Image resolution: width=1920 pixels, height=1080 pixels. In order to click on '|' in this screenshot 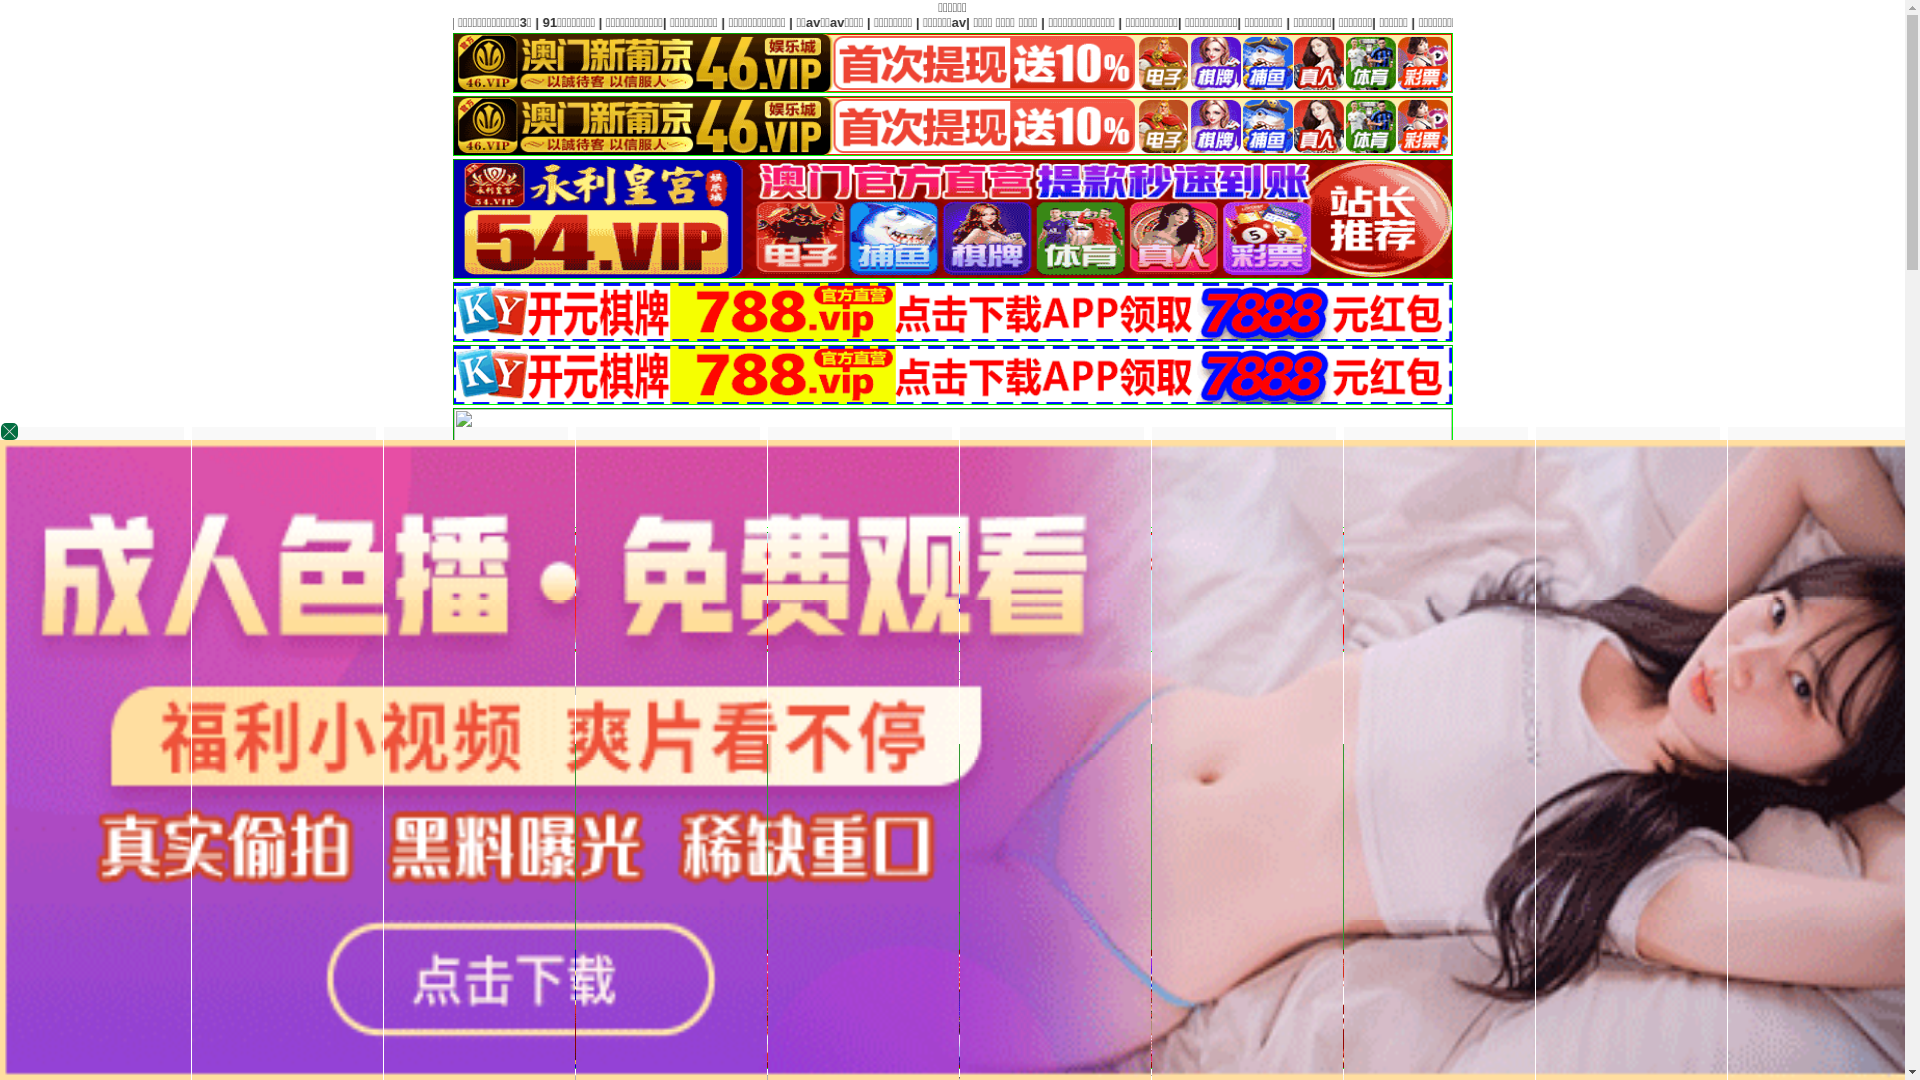, I will do `click(1435, 22)`.